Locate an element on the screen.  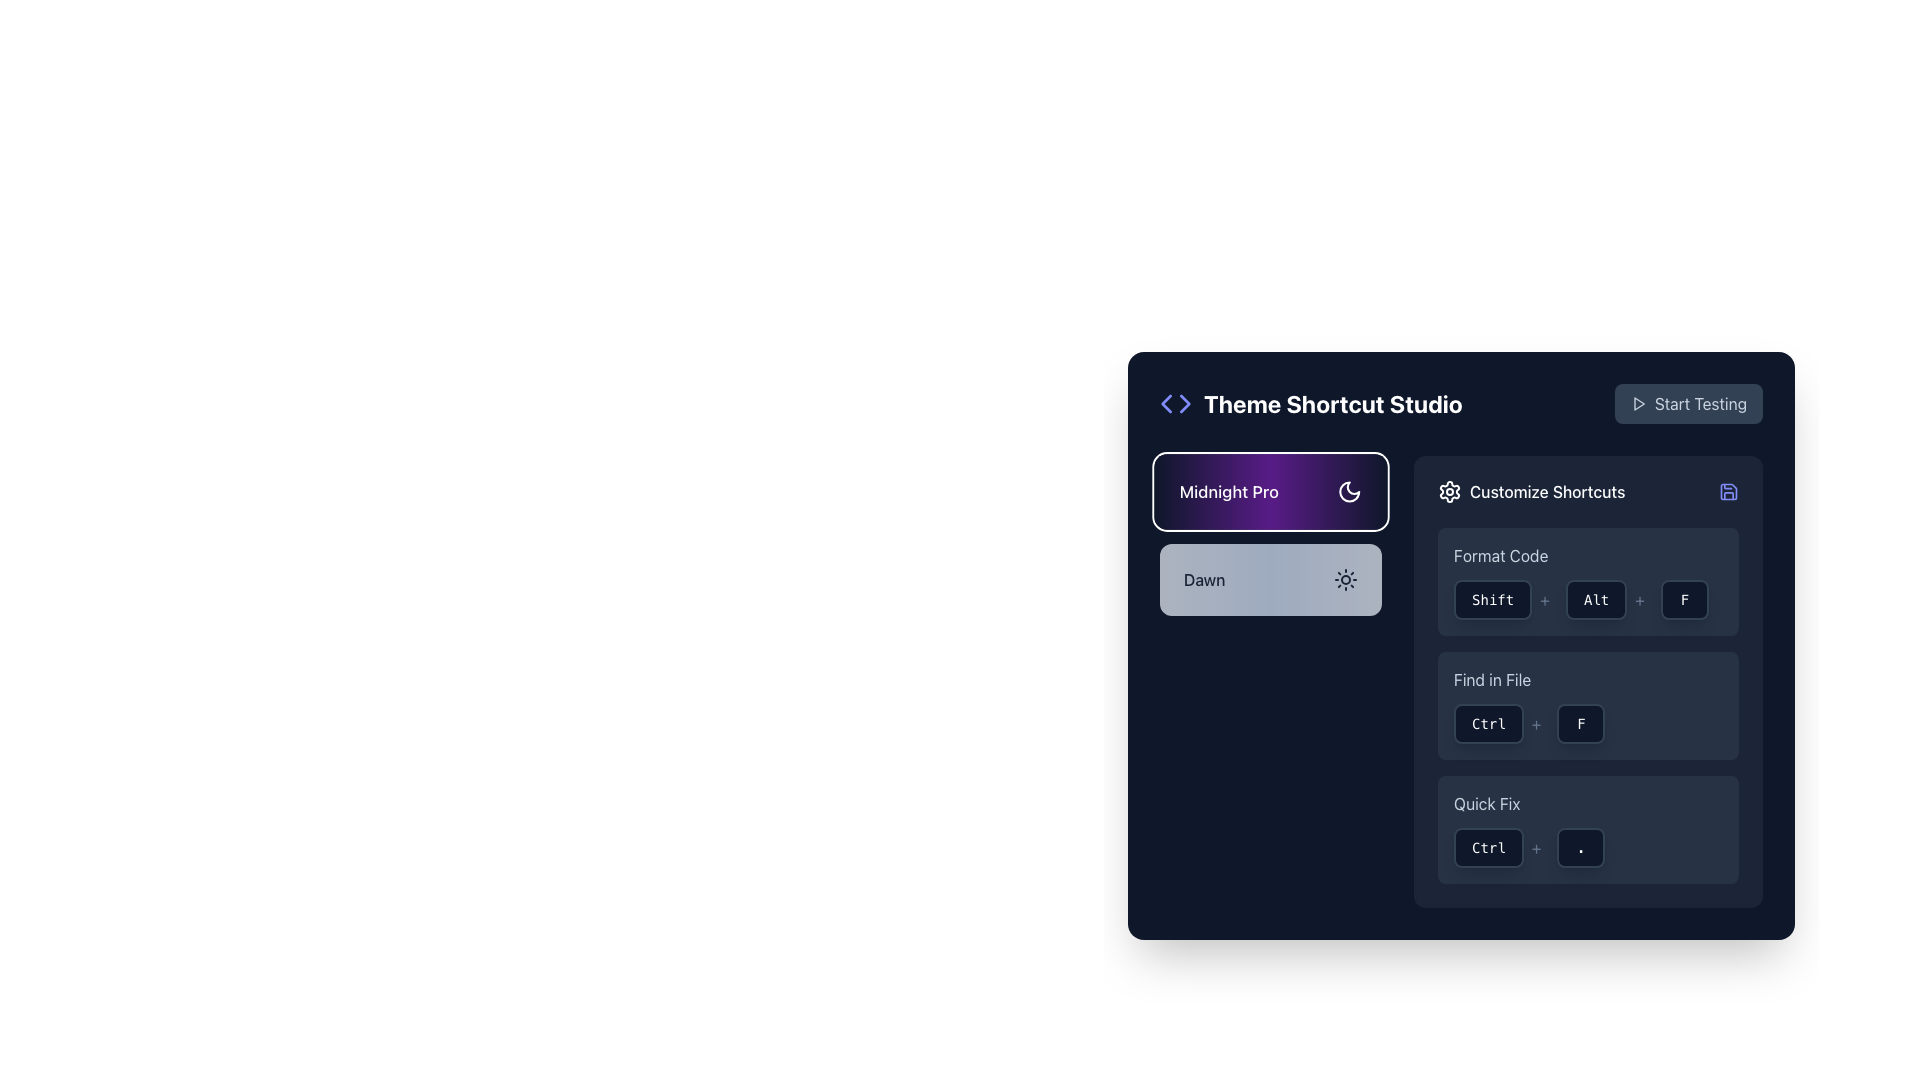
the button element with a black background and white text 'F', located in the 'Find in File' shortcut definition panel, to the right of the 'Ctrl' button is located at coordinates (1580, 724).